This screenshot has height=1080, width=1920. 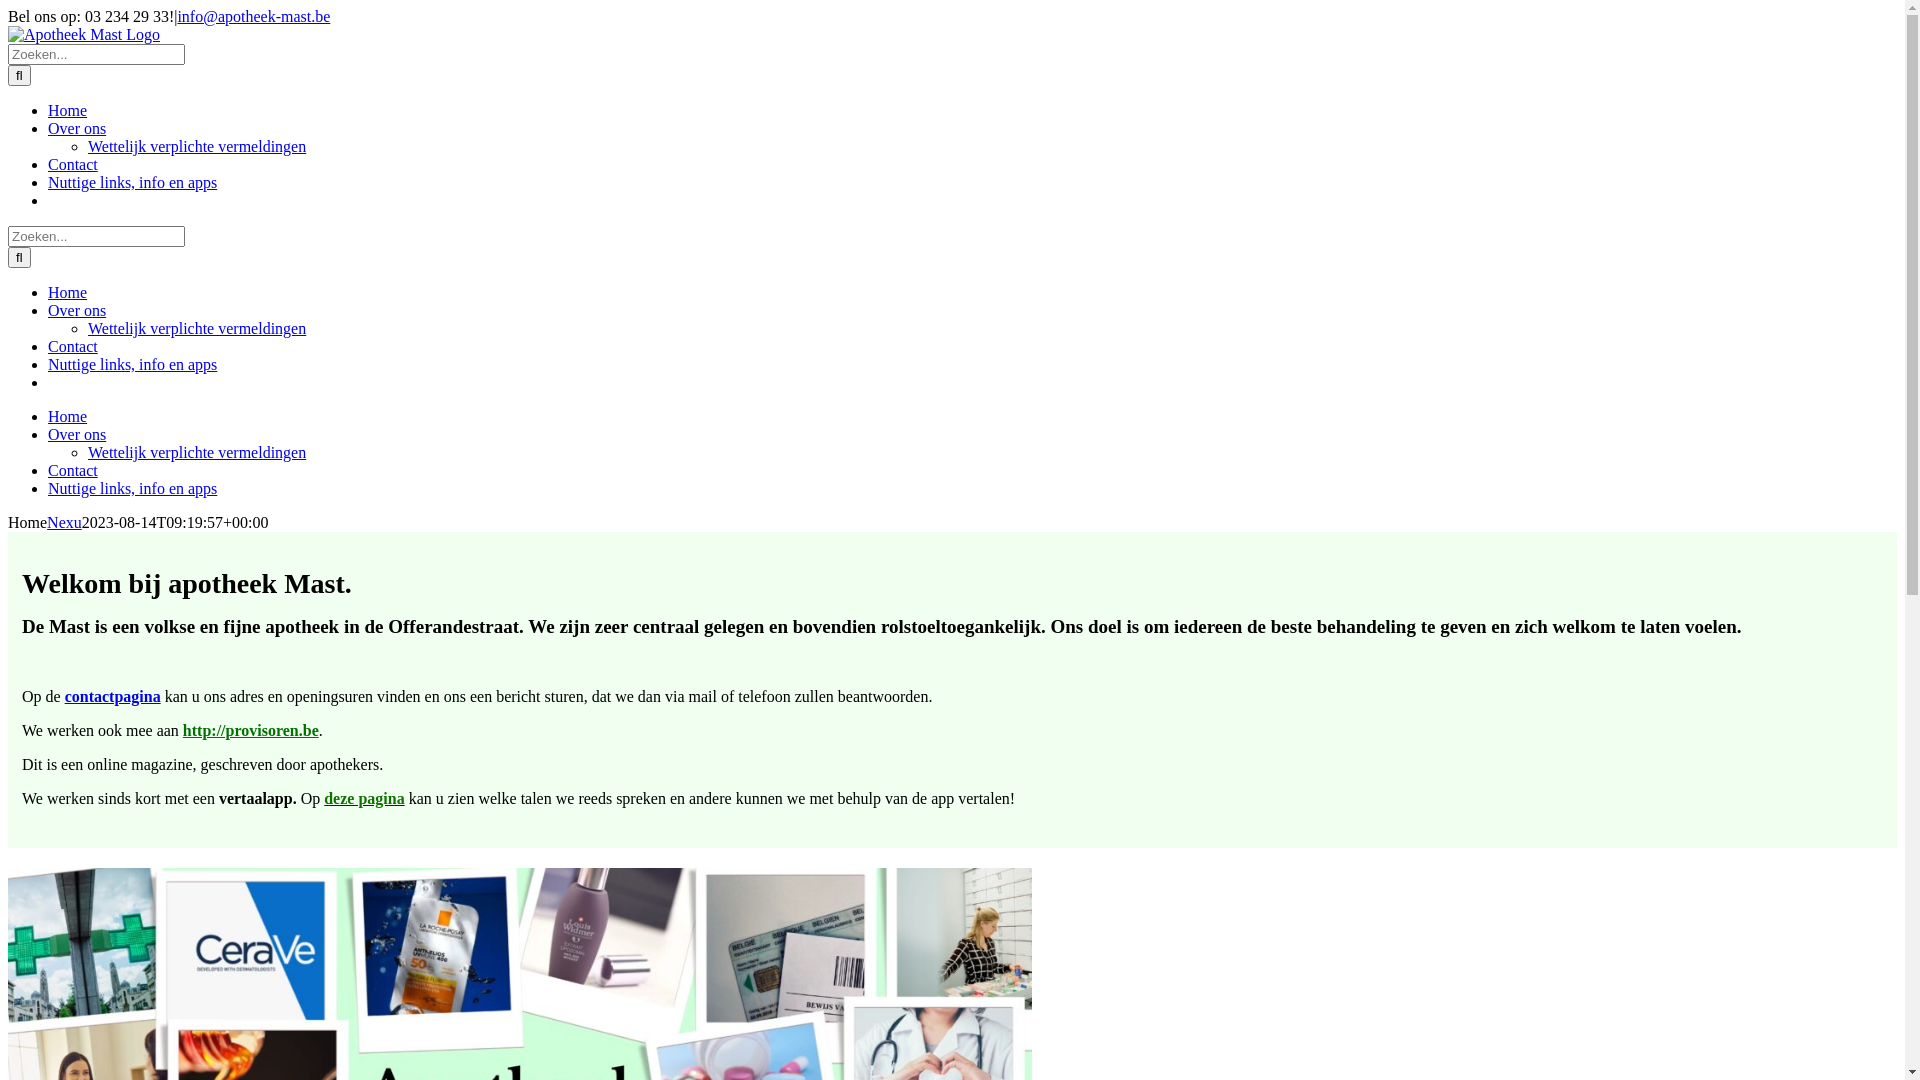 I want to click on 'Ga naar inhoud', so click(x=7, y=7).